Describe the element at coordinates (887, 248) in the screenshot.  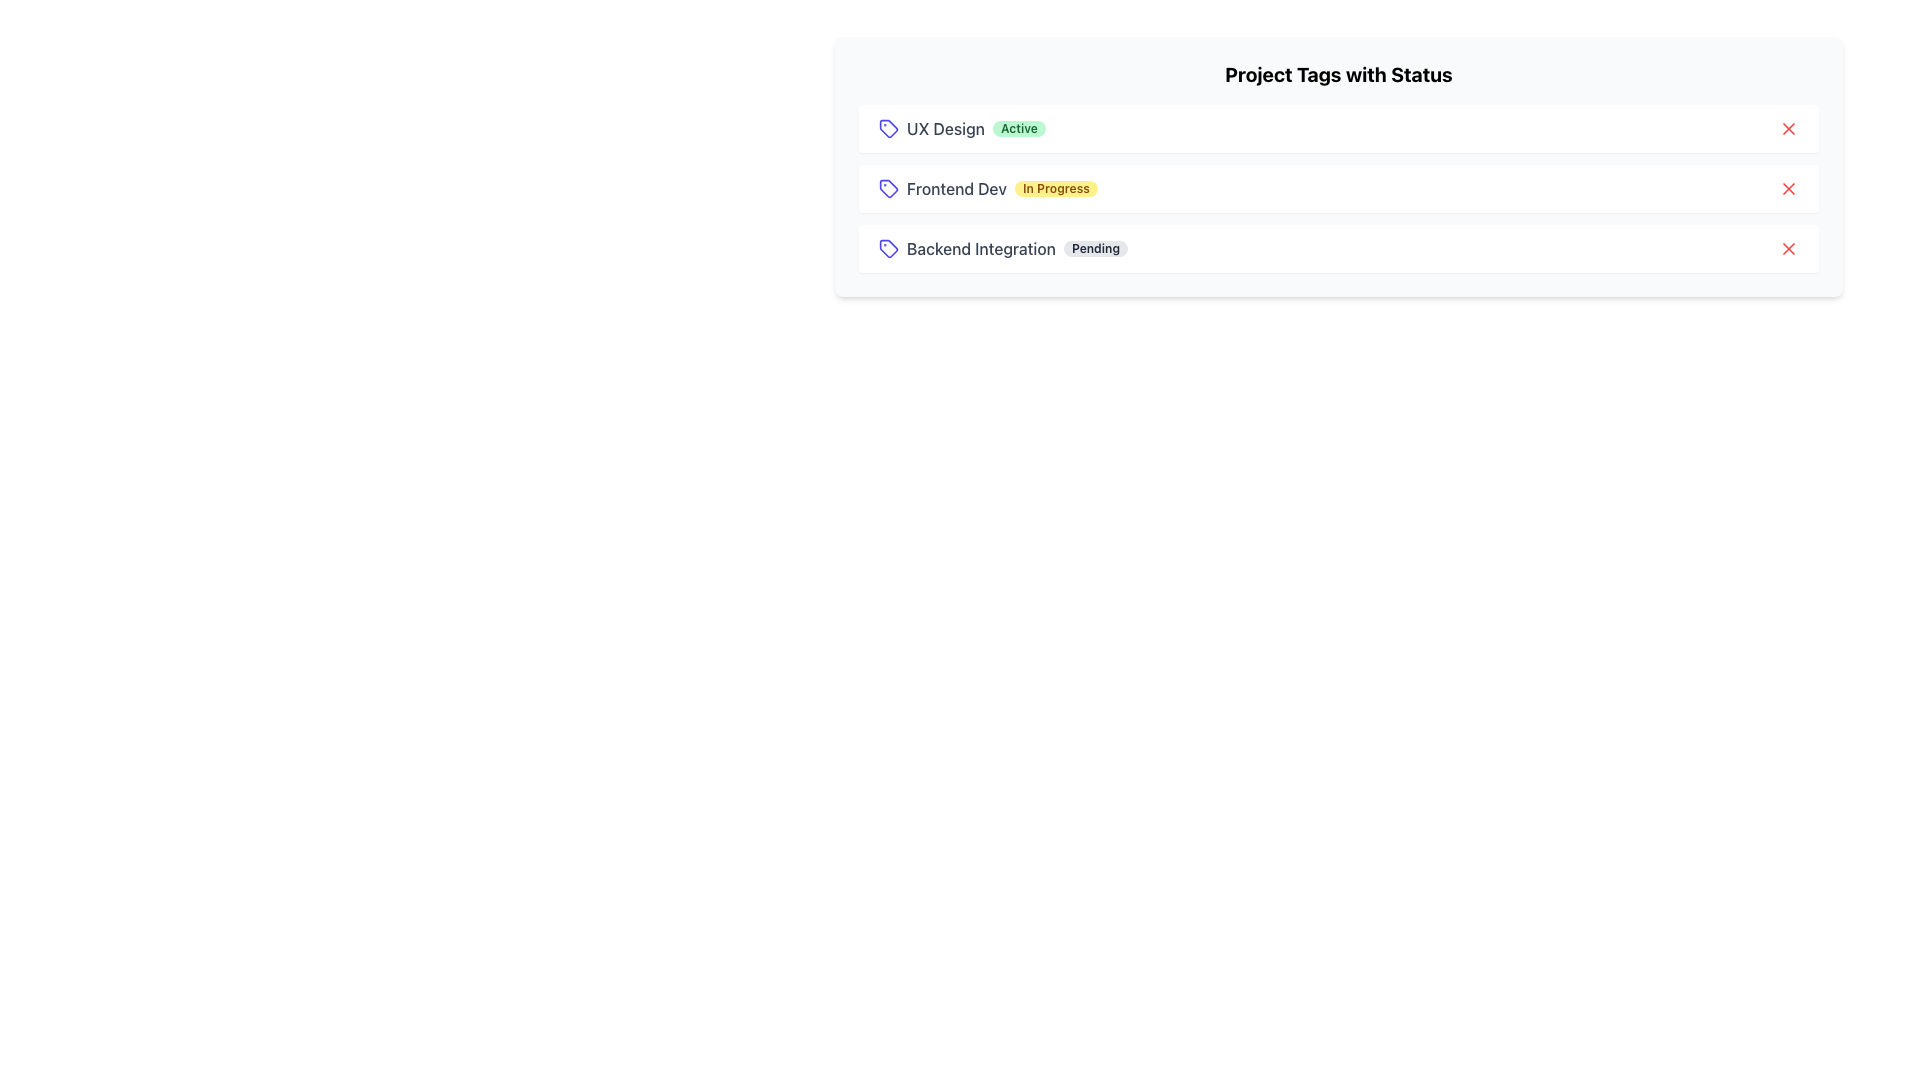
I see `the icon representing the 'Backend Integration' project tag, which is located adjacent to the 'Pending' text label in the tabular list of project tags` at that location.